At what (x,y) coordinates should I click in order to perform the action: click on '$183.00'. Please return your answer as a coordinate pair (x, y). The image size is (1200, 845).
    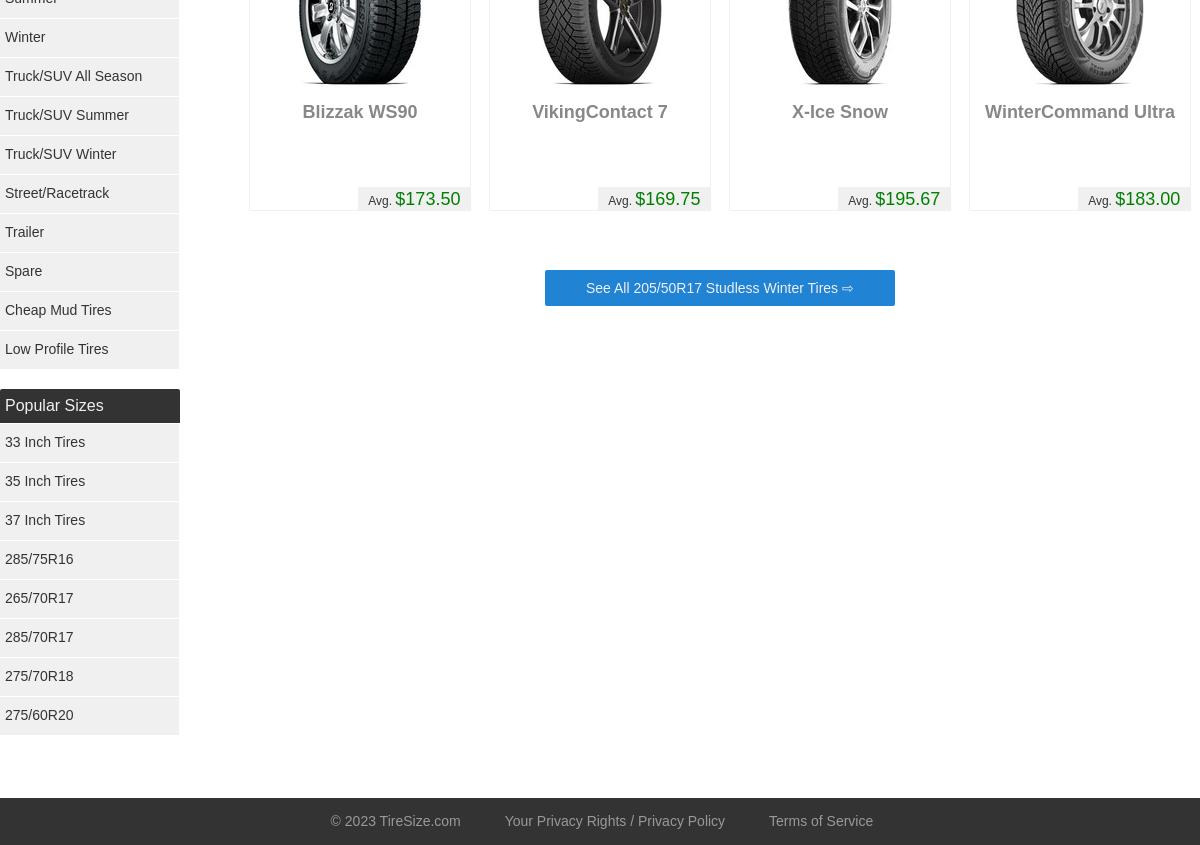
    Looking at the image, I should click on (1146, 197).